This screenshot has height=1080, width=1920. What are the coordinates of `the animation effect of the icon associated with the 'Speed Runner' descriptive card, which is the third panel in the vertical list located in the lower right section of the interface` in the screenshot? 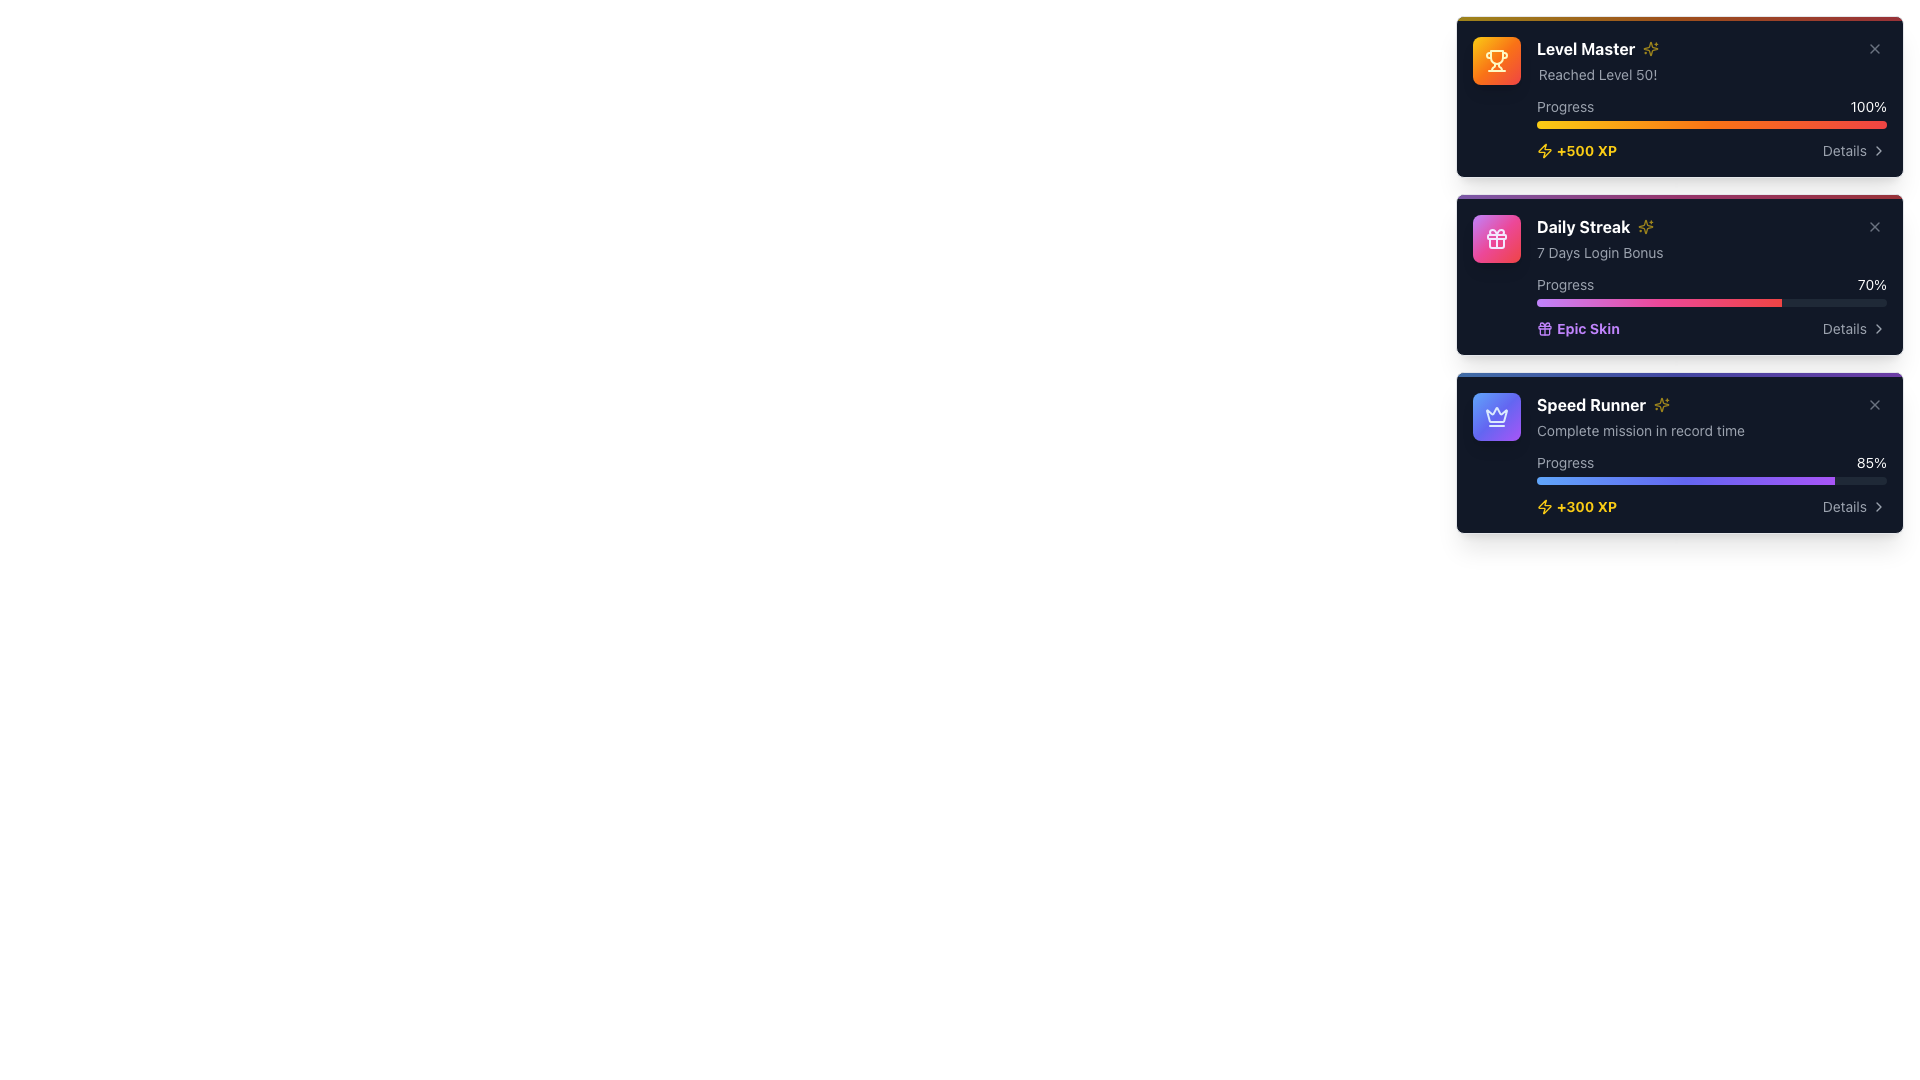 It's located at (1711, 415).